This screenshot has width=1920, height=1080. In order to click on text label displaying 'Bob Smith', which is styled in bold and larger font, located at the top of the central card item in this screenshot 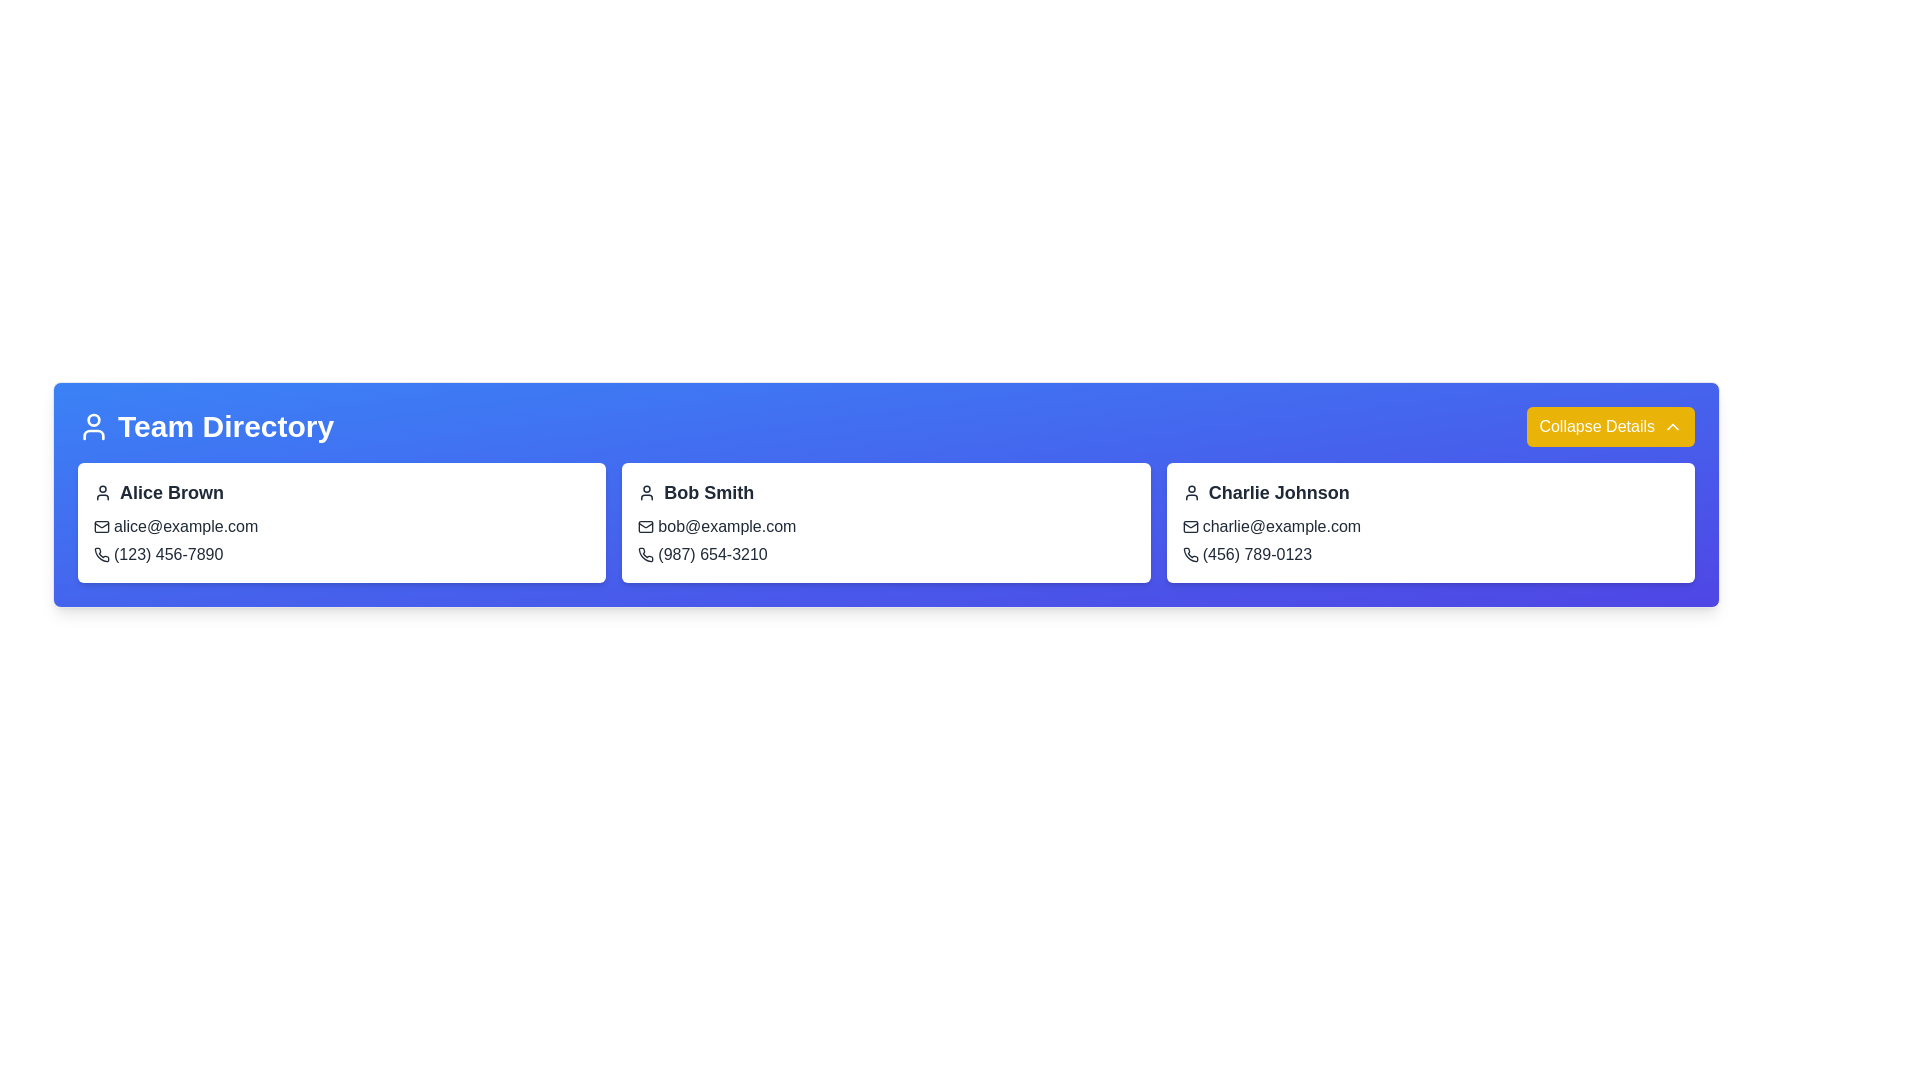, I will do `click(696, 493)`.